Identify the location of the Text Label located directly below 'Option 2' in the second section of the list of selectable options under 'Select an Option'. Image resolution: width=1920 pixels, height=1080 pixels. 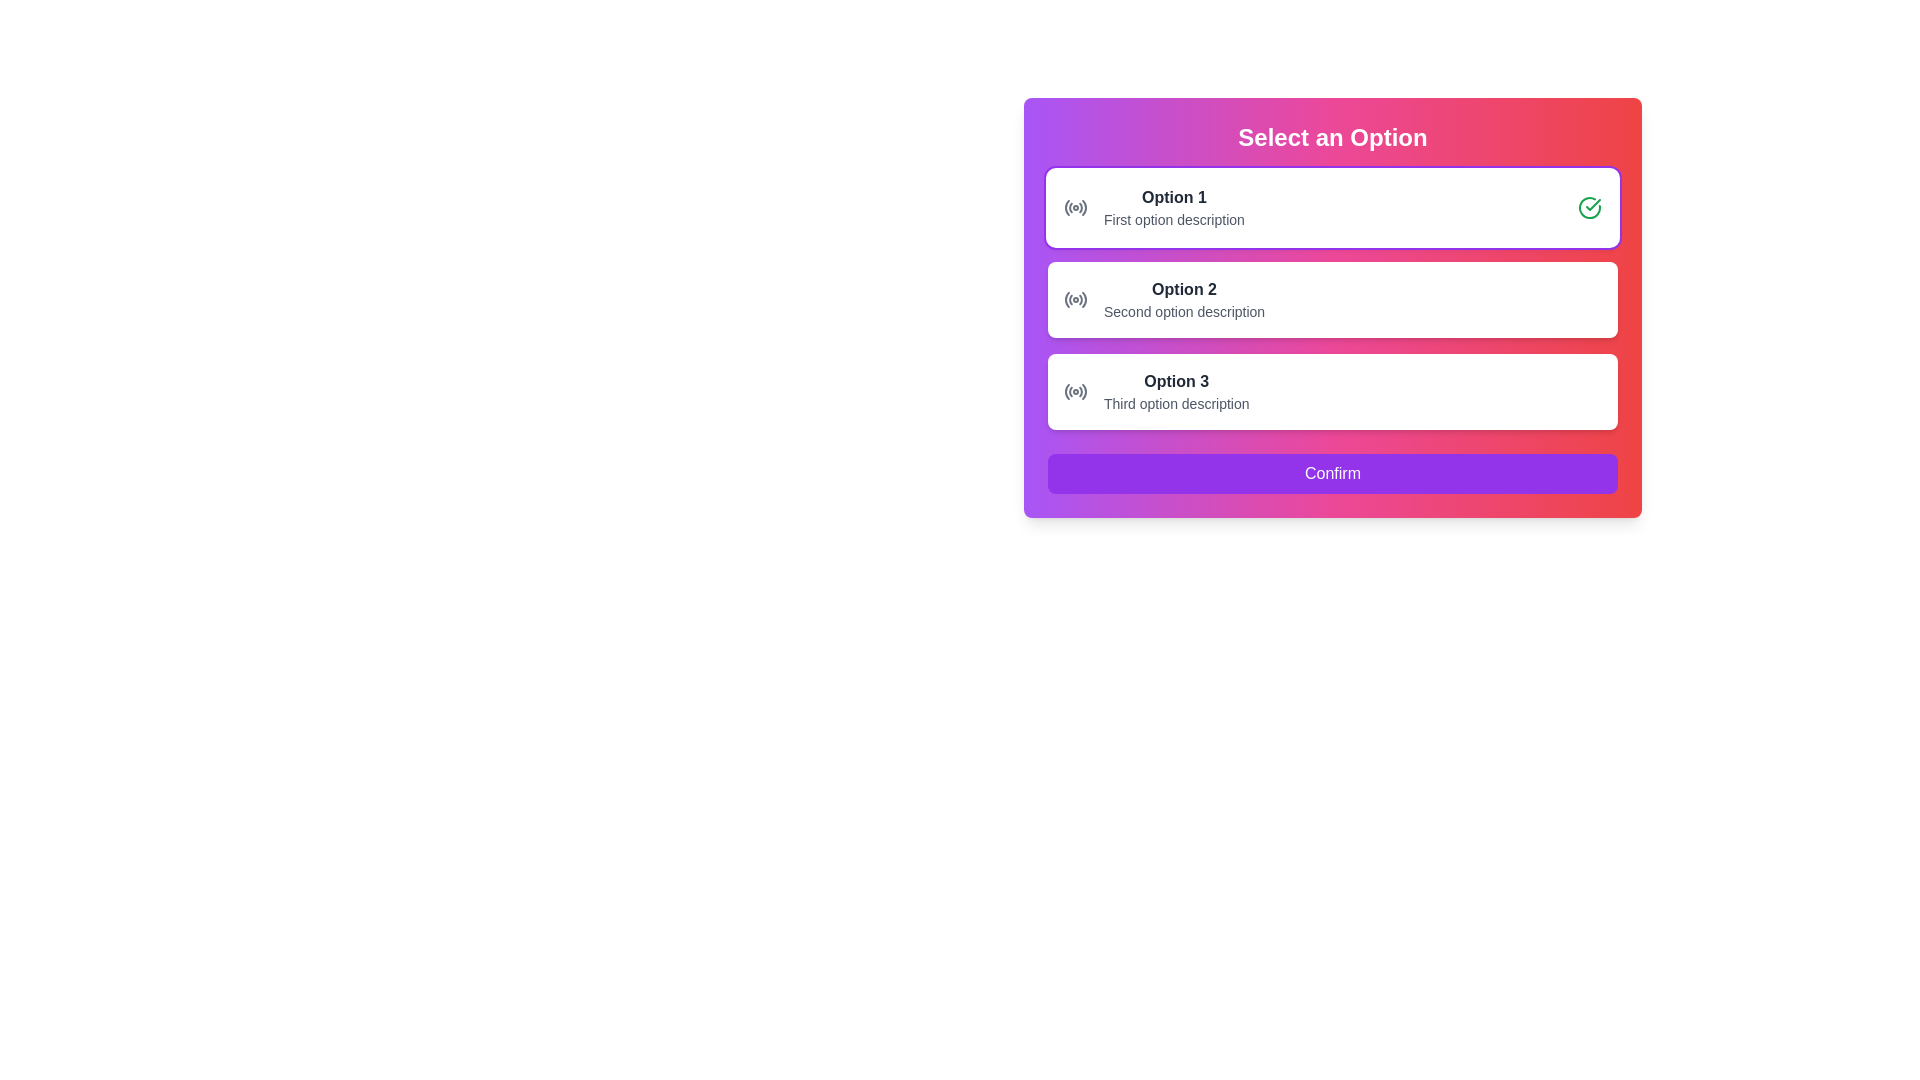
(1184, 312).